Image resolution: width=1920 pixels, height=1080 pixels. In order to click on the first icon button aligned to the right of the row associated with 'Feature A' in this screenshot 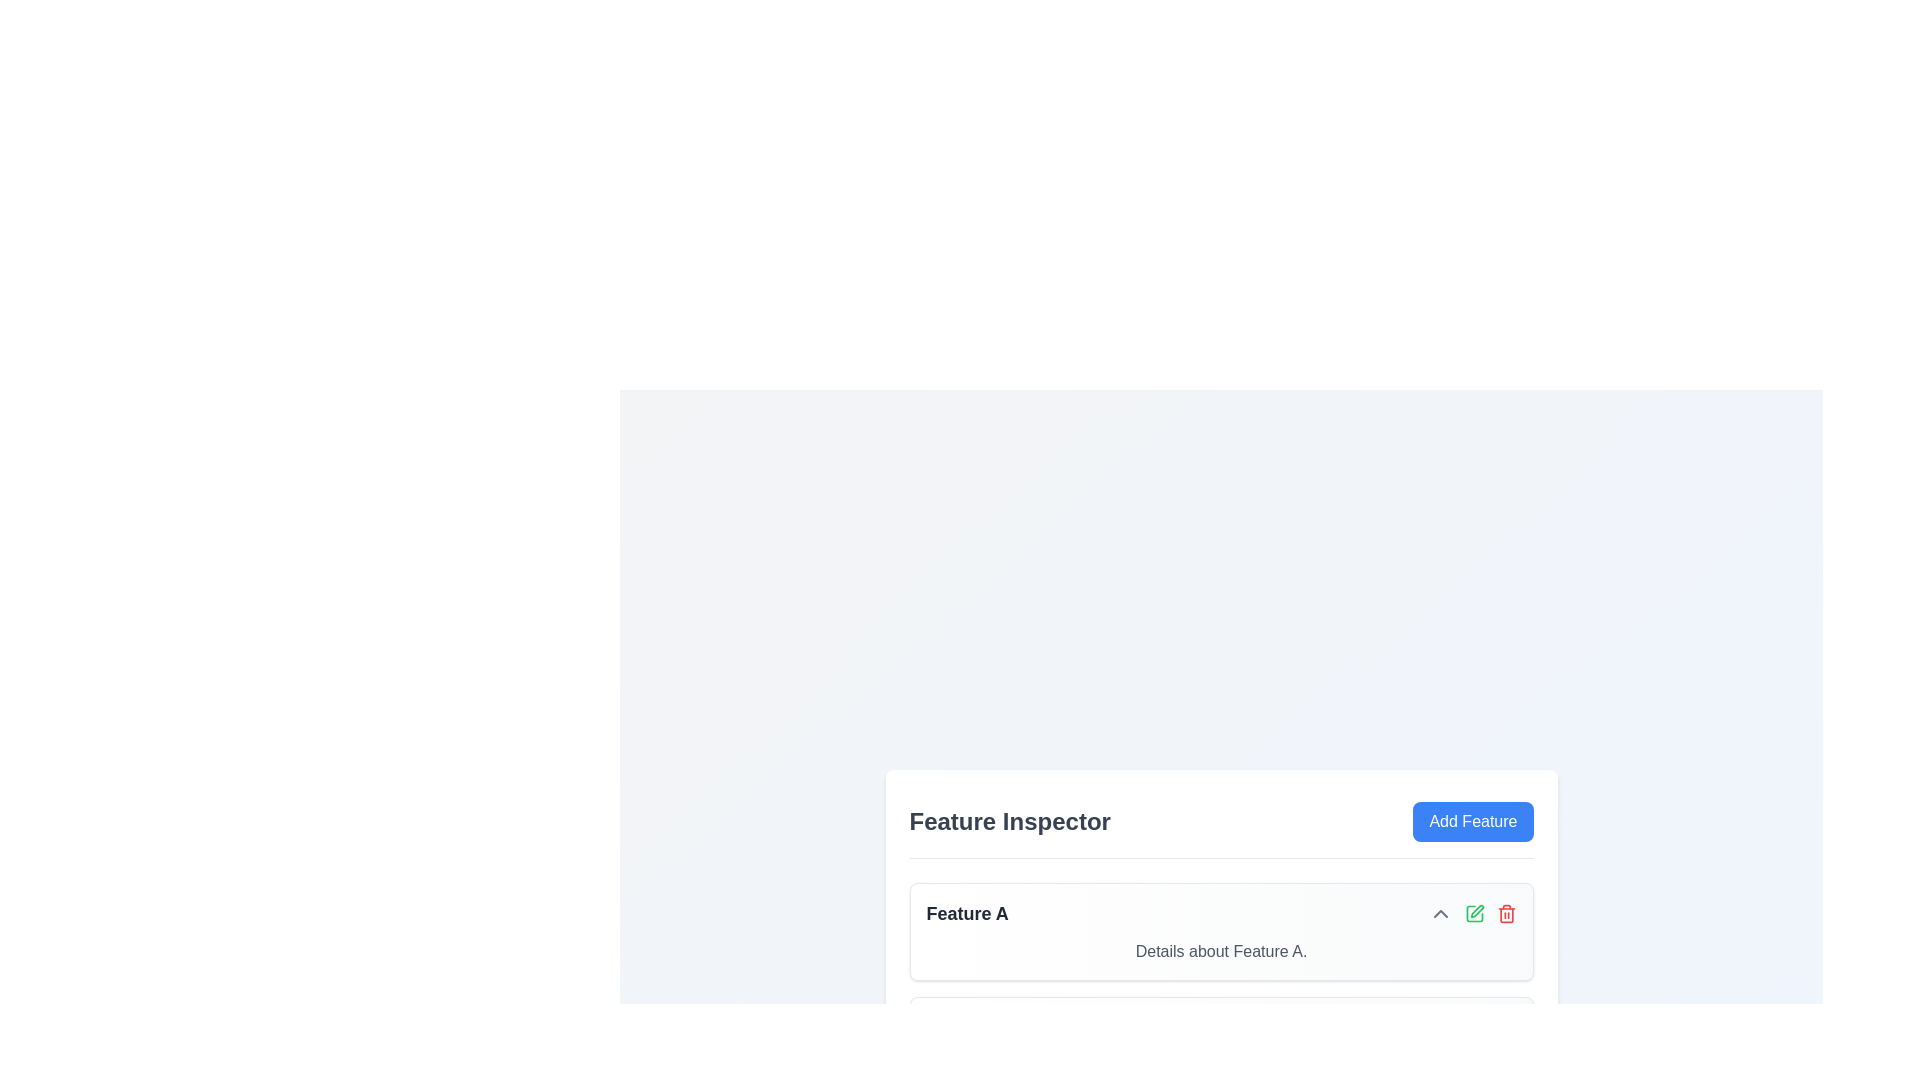, I will do `click(1440, 913)`.